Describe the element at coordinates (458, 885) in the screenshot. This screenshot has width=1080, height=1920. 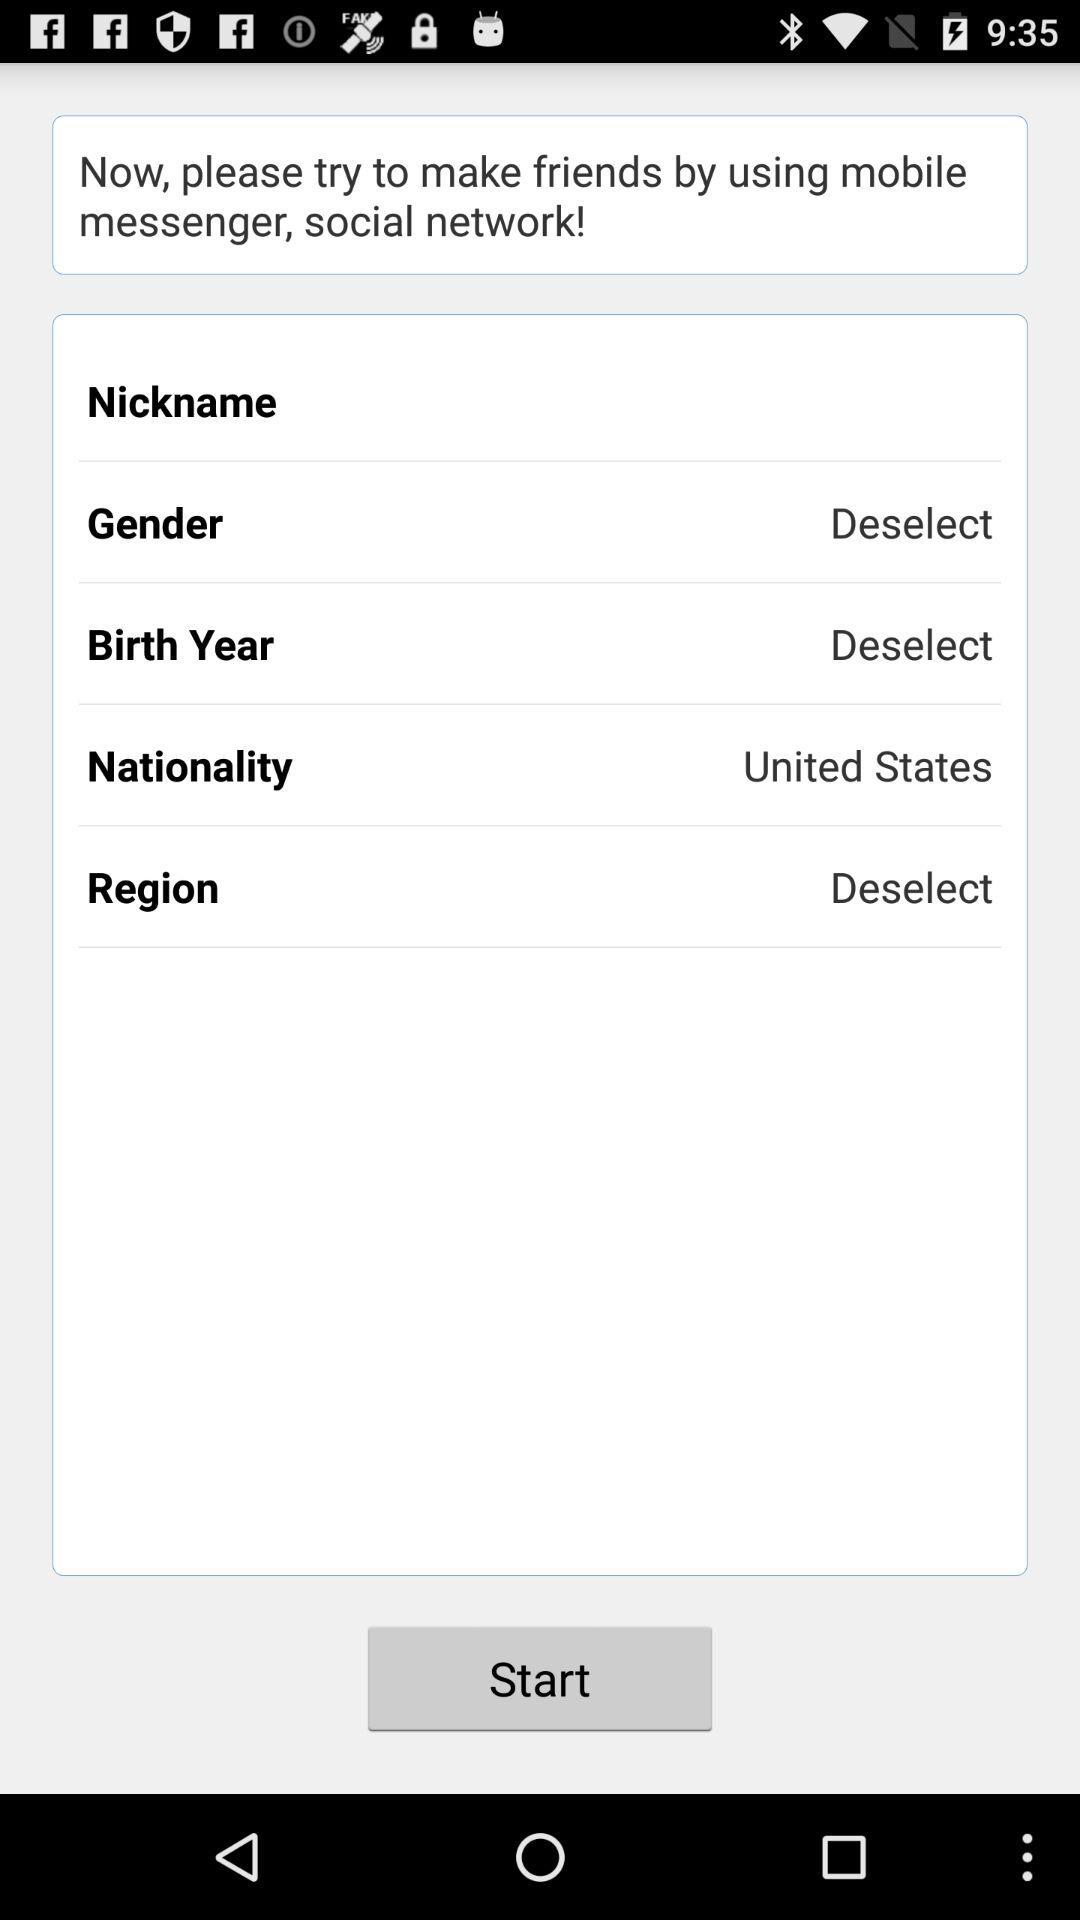
I see `the app below the nationality item` at that location.